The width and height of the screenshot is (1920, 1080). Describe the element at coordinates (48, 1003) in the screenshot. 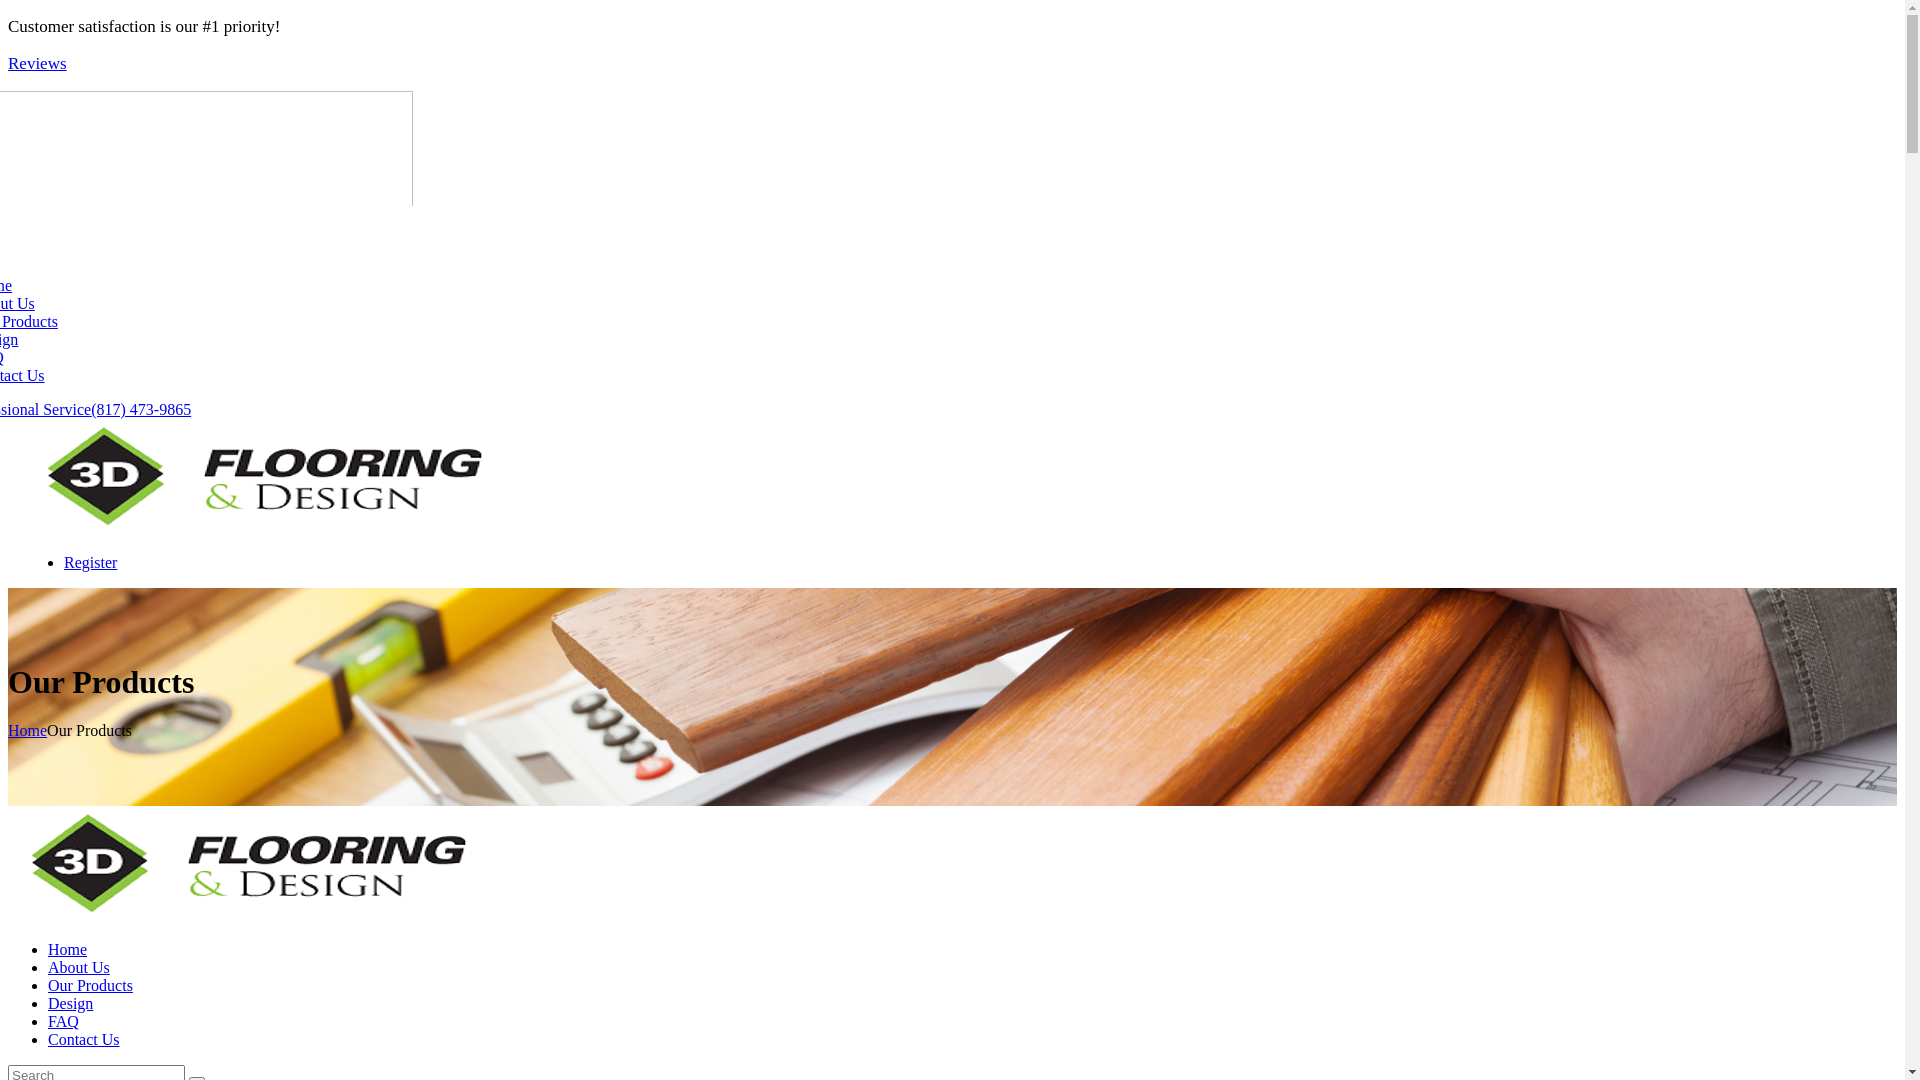

I see `'Design'` at that location.